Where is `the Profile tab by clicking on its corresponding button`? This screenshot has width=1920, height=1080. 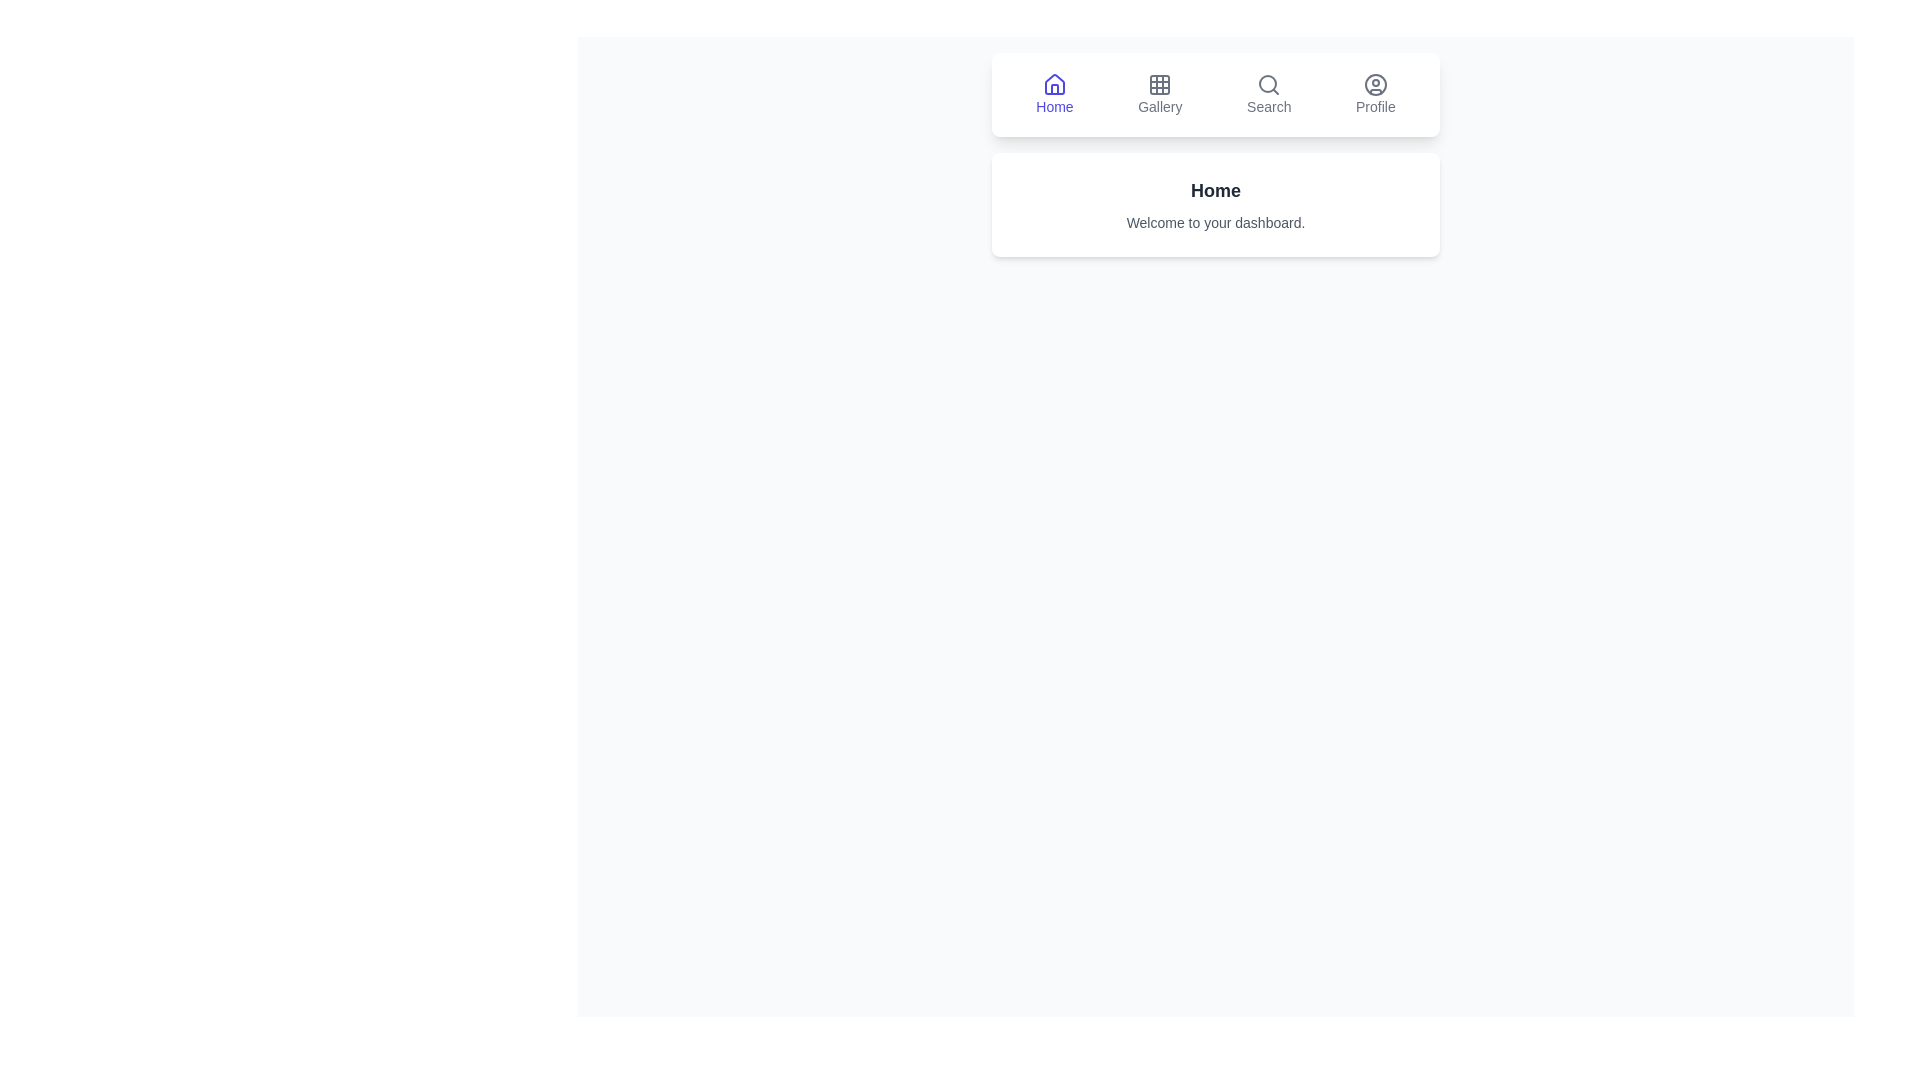 the Profile tab by clicking on its corresponding button is located at coordinates (1374, 95).